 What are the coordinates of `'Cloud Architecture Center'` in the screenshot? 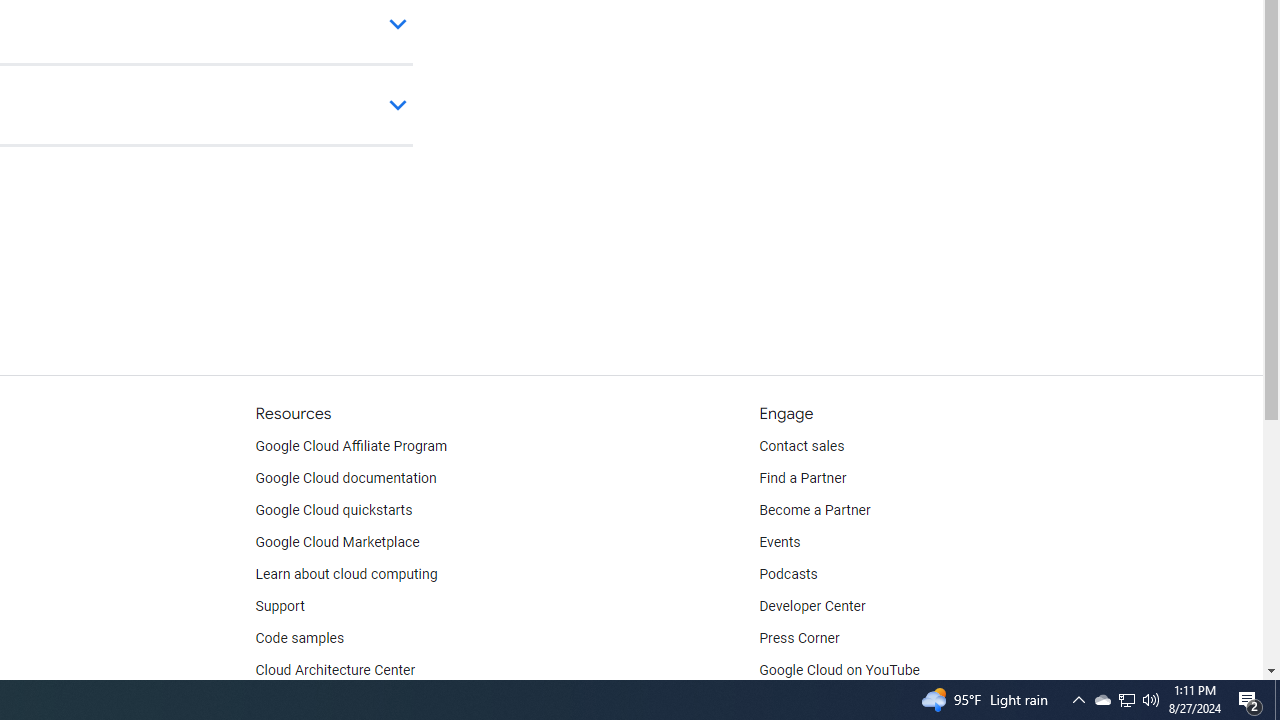 It's located at (335, 671).